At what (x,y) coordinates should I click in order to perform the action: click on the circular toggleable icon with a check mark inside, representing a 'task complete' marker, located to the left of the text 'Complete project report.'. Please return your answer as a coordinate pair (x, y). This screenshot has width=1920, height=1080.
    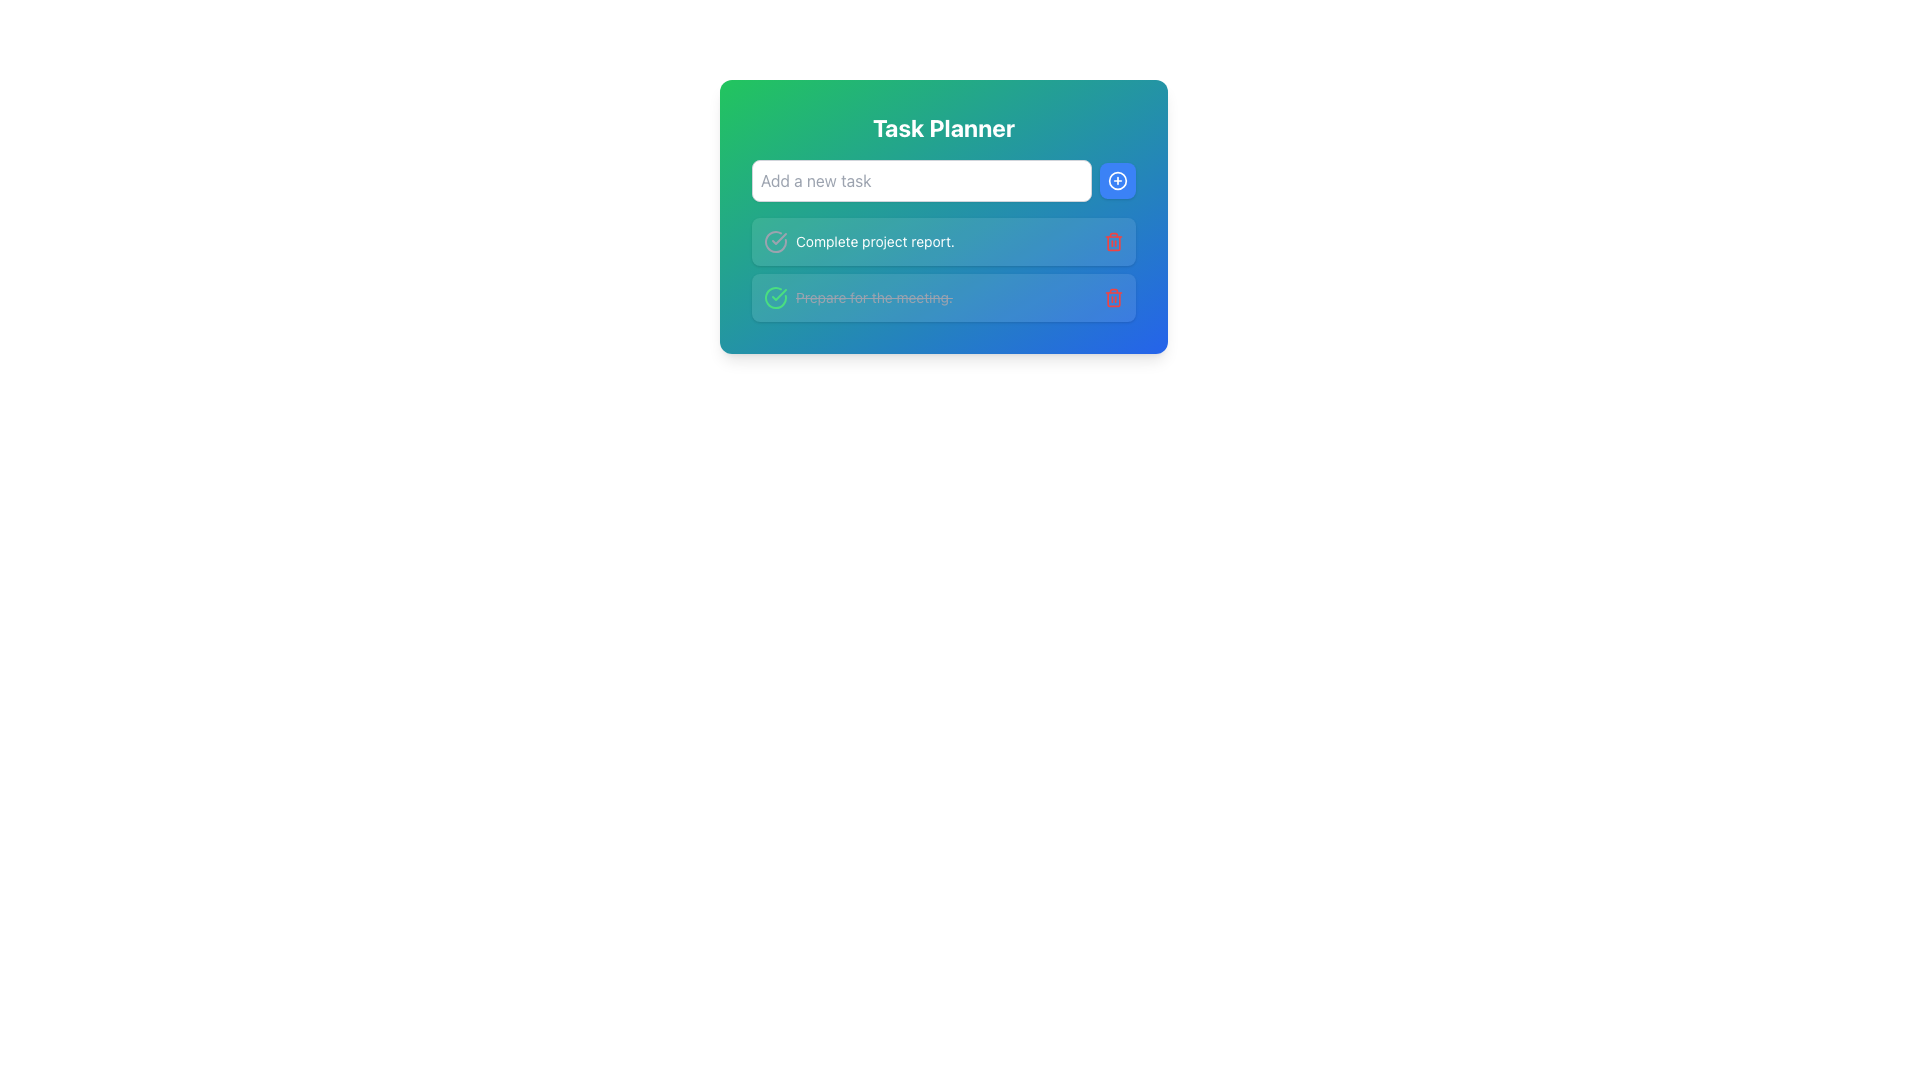
    Looking at the image, I should click on (775, 241).